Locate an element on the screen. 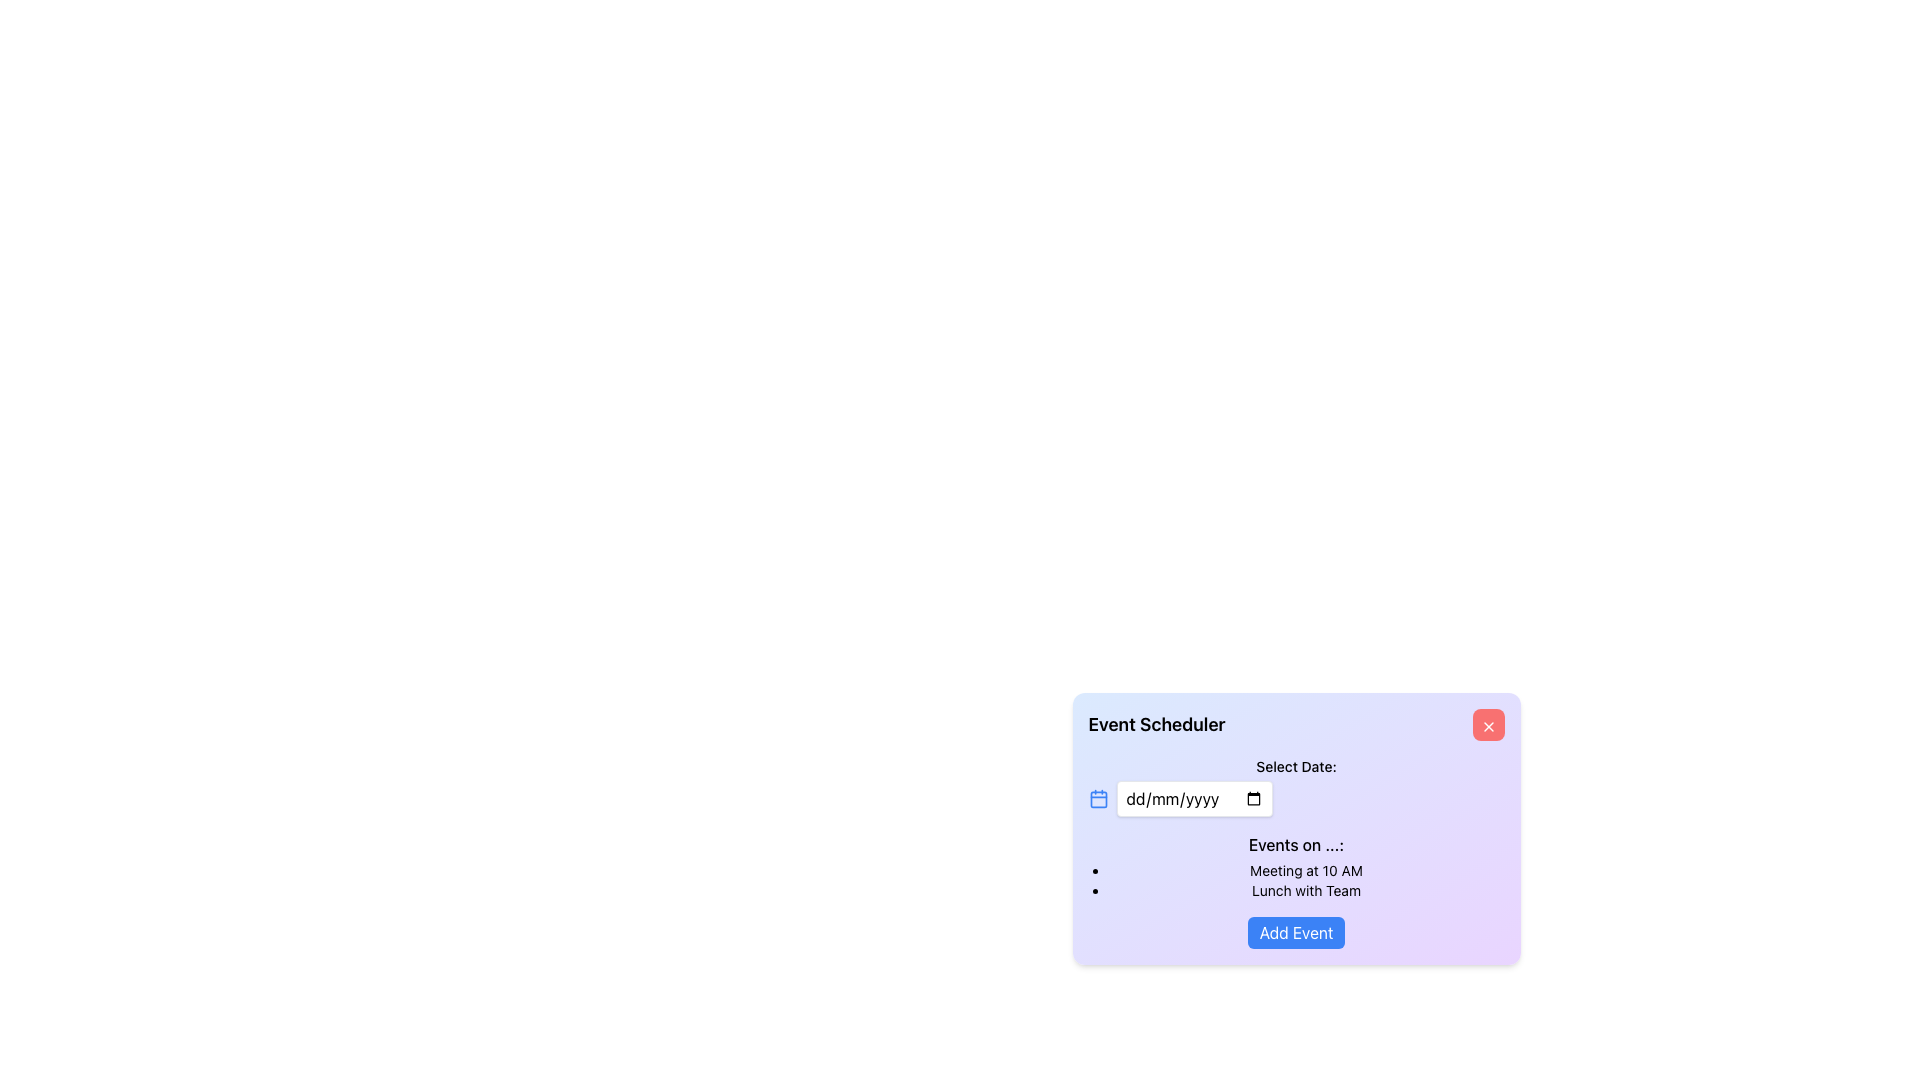 The width and height of the screenshot is (1920, 1080). the text element displaying 'Lunch with Team', which is the second item in the bulleted list under the 'Events on ...:' section, located directly below 'Meeting at 10 AM' is located at coordinates (1306, 890).